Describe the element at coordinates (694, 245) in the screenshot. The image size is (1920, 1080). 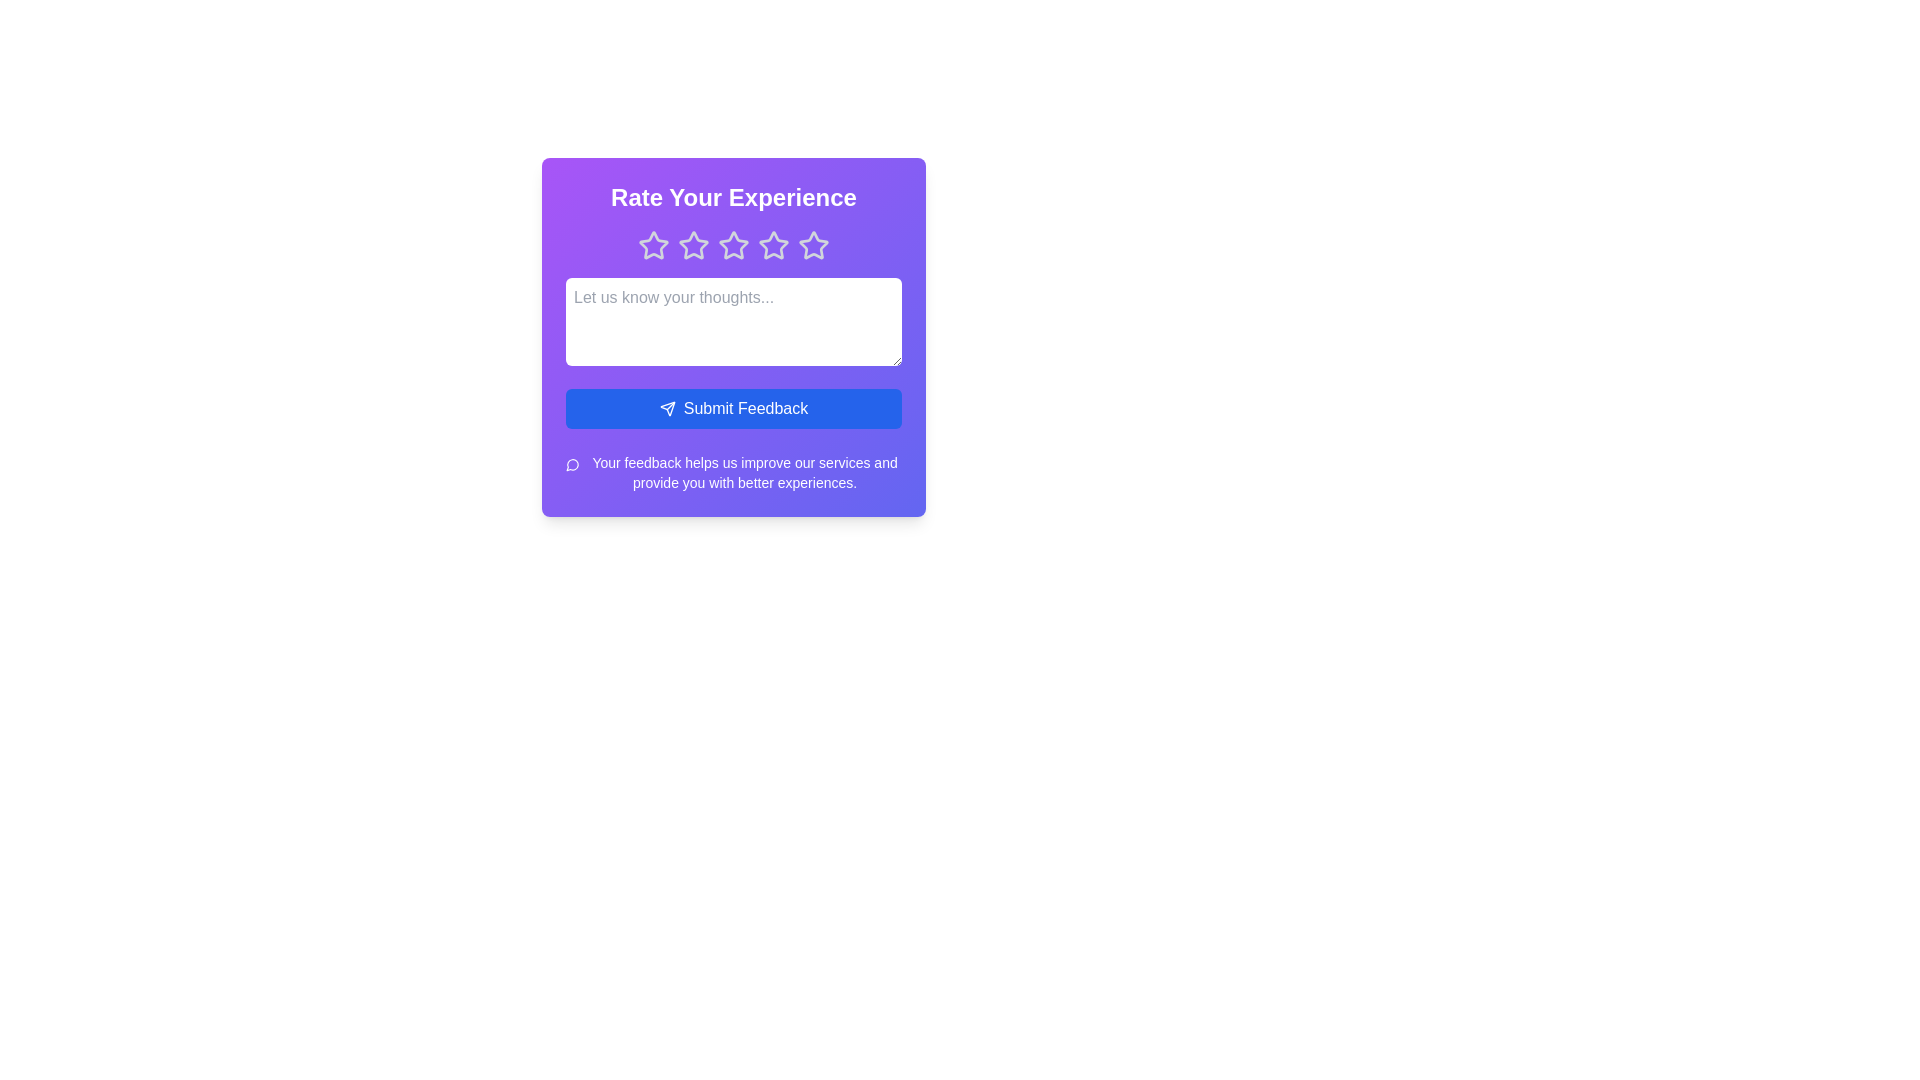
I see `the second star icon from the left in the row of five rating icons` at that location.